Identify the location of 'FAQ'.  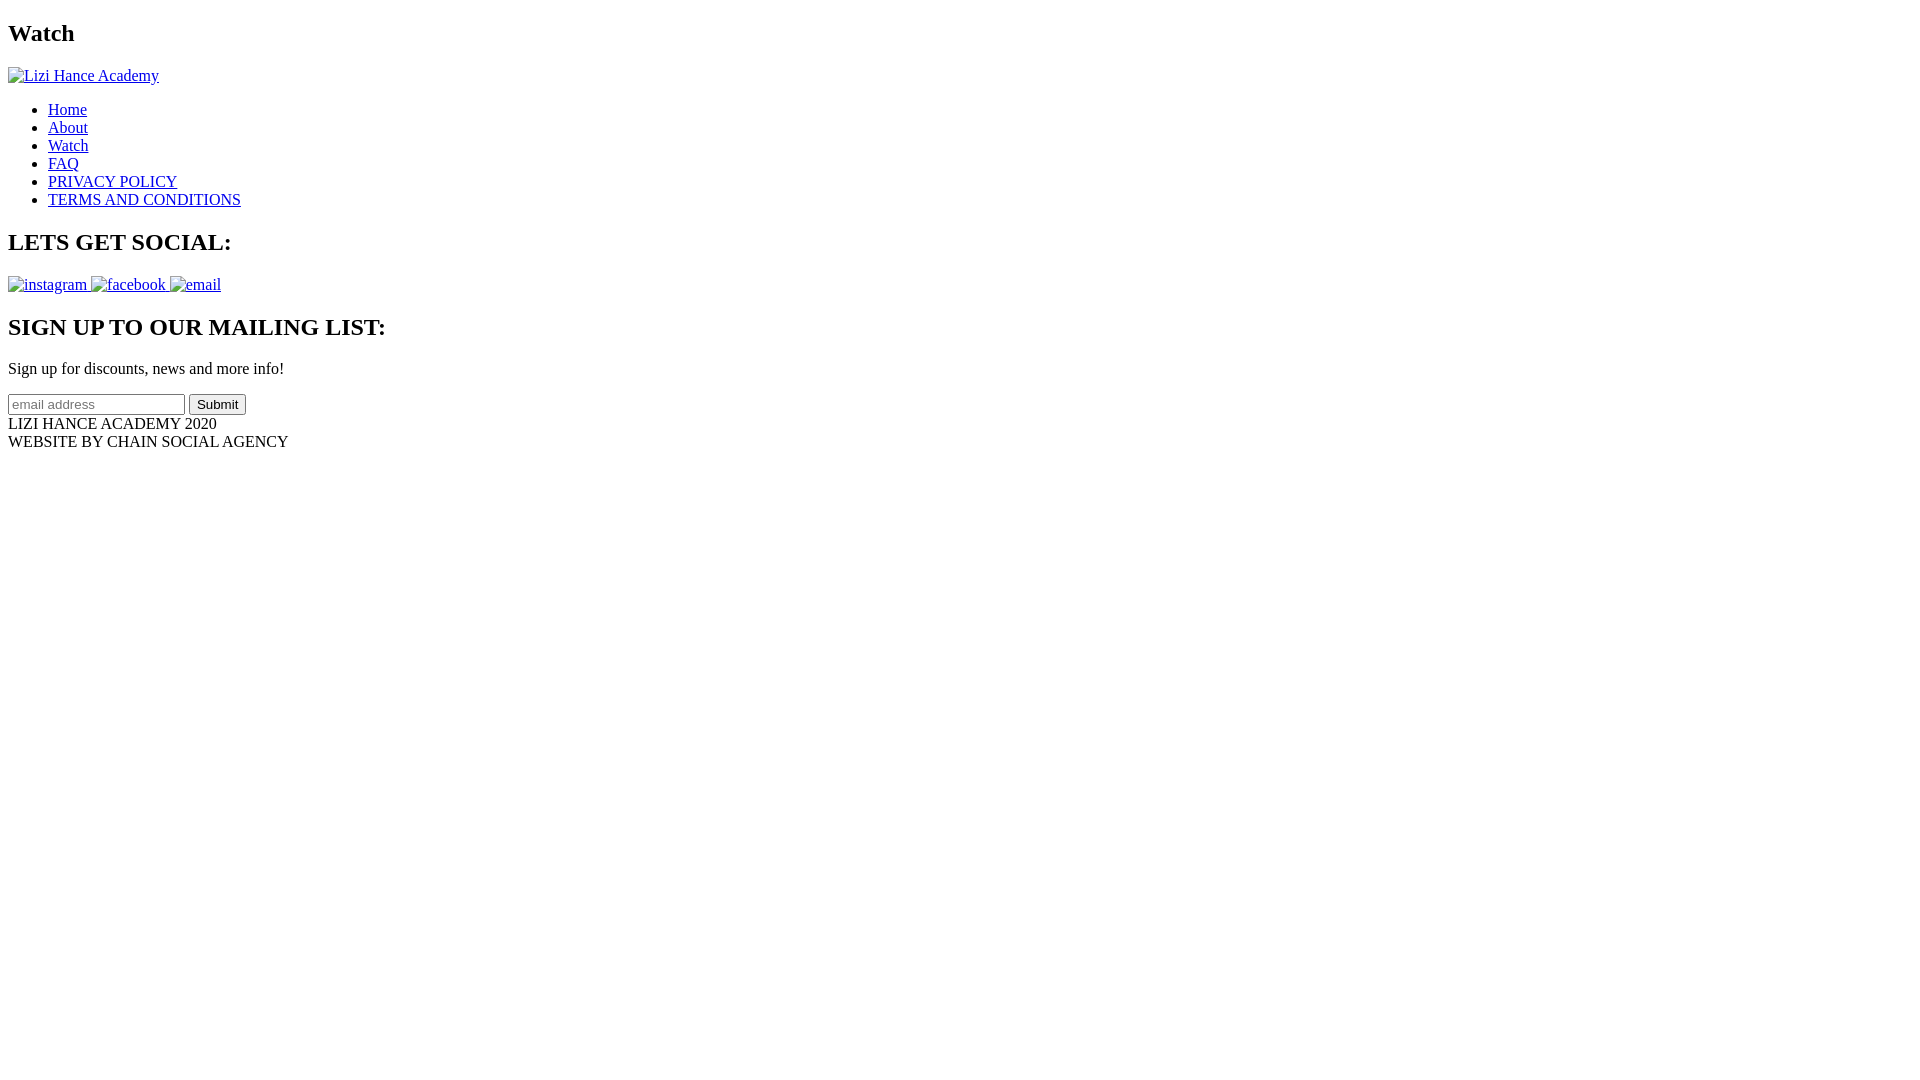
(48, 162).